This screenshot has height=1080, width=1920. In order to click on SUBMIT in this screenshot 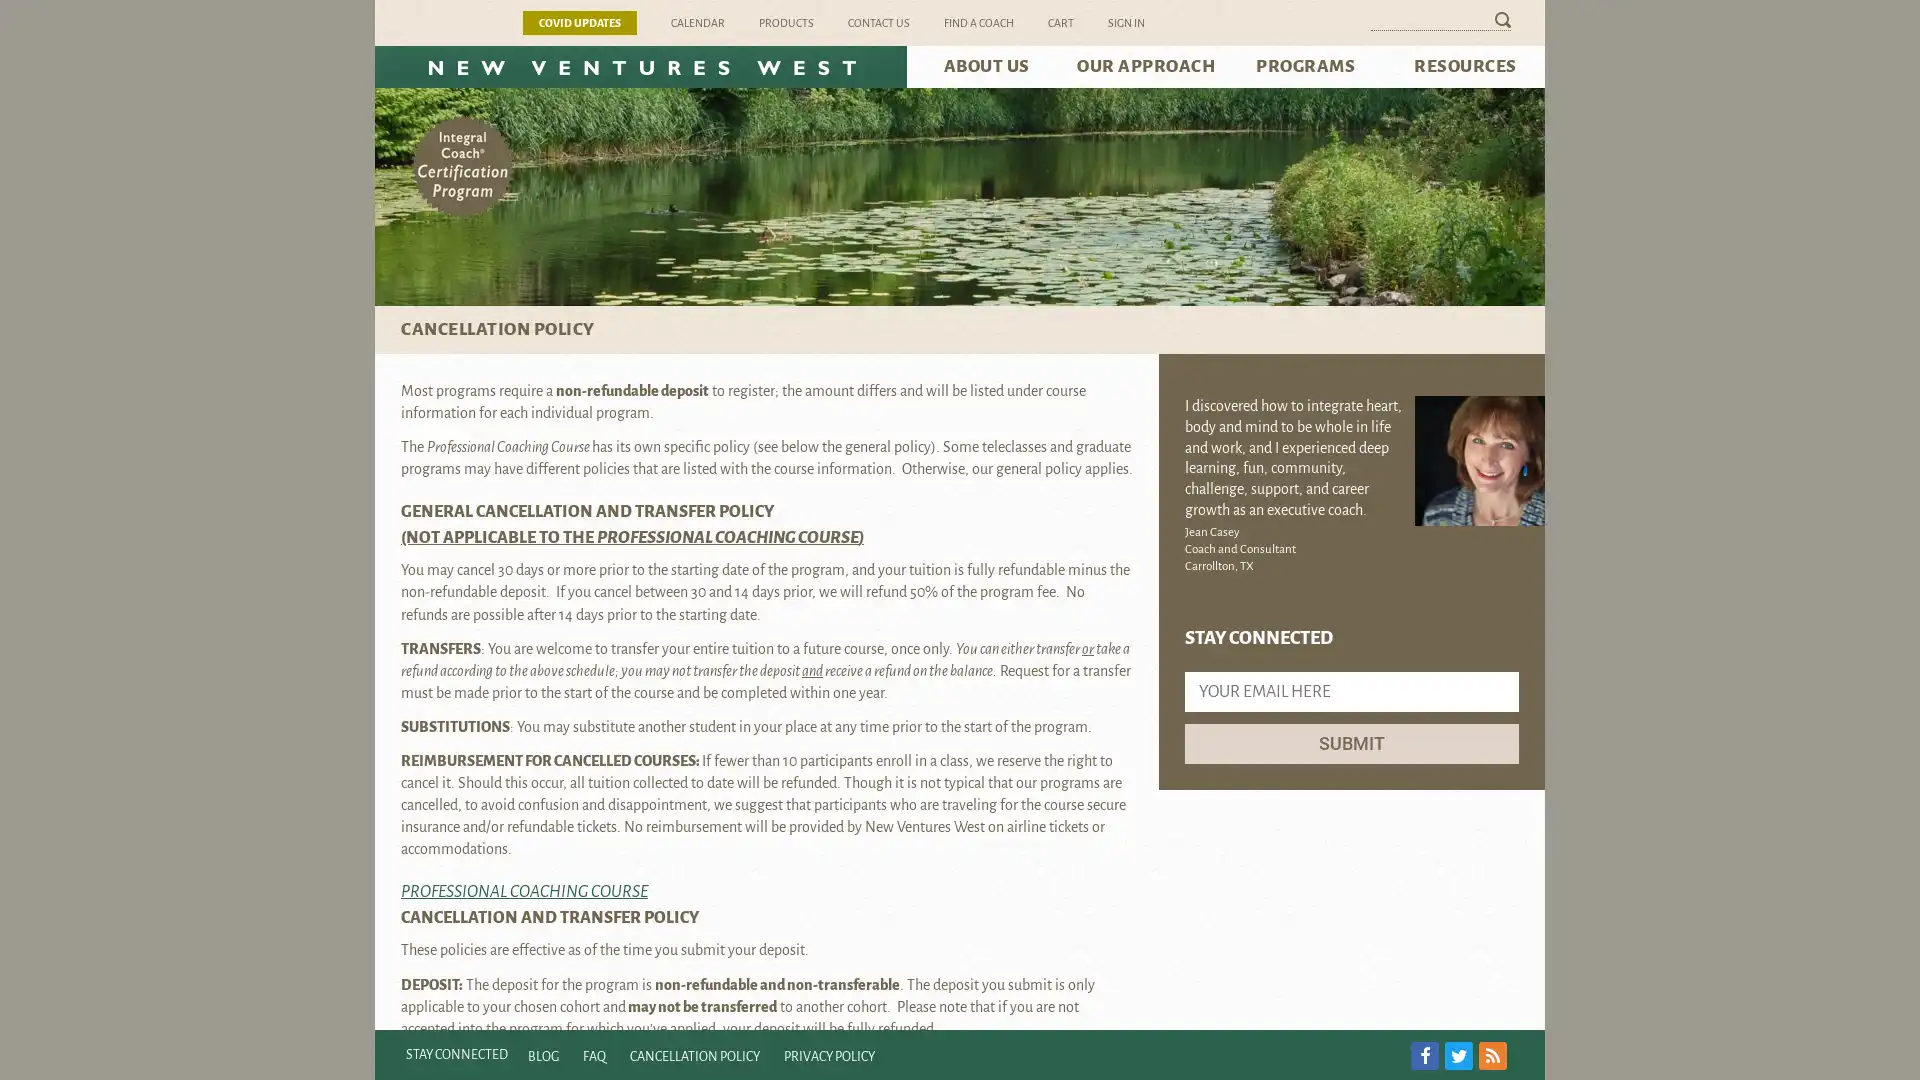, I will do `click(1352, 743)`.